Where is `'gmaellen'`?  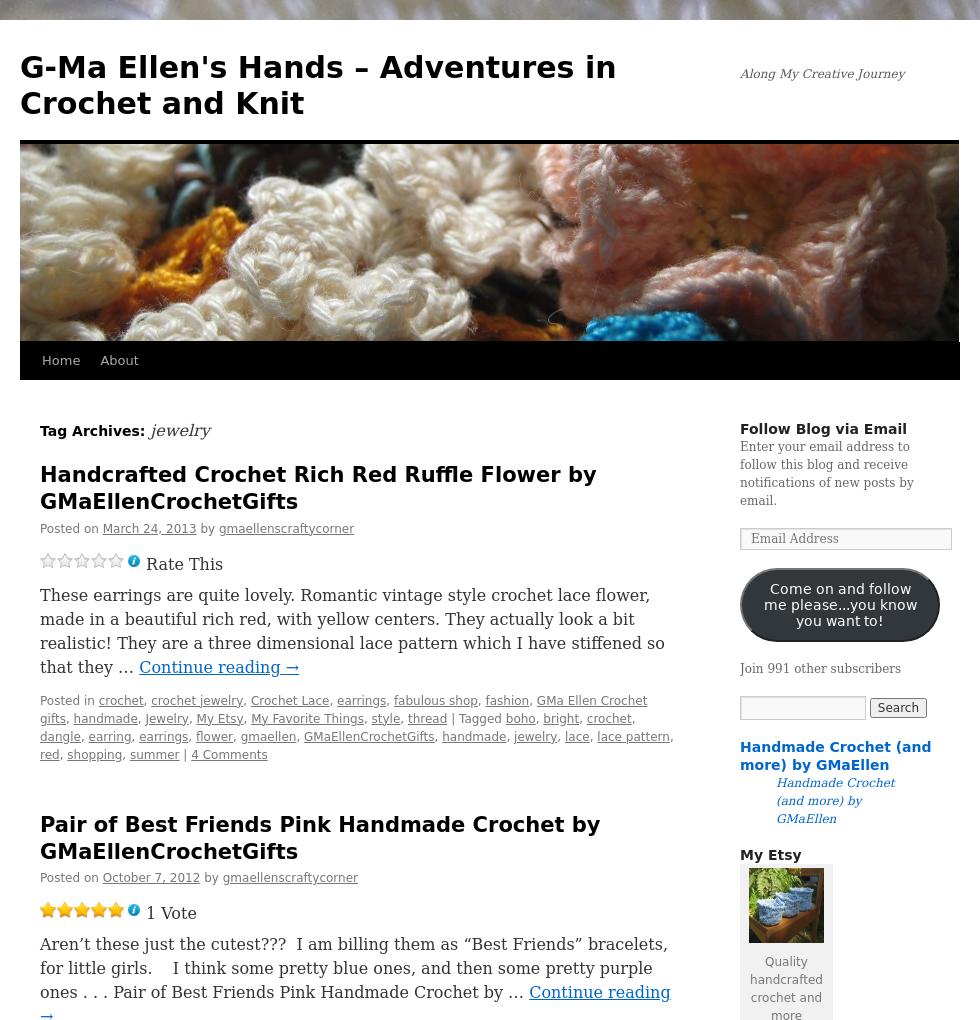
'gmaellen' is located at coordinates (268, 736).